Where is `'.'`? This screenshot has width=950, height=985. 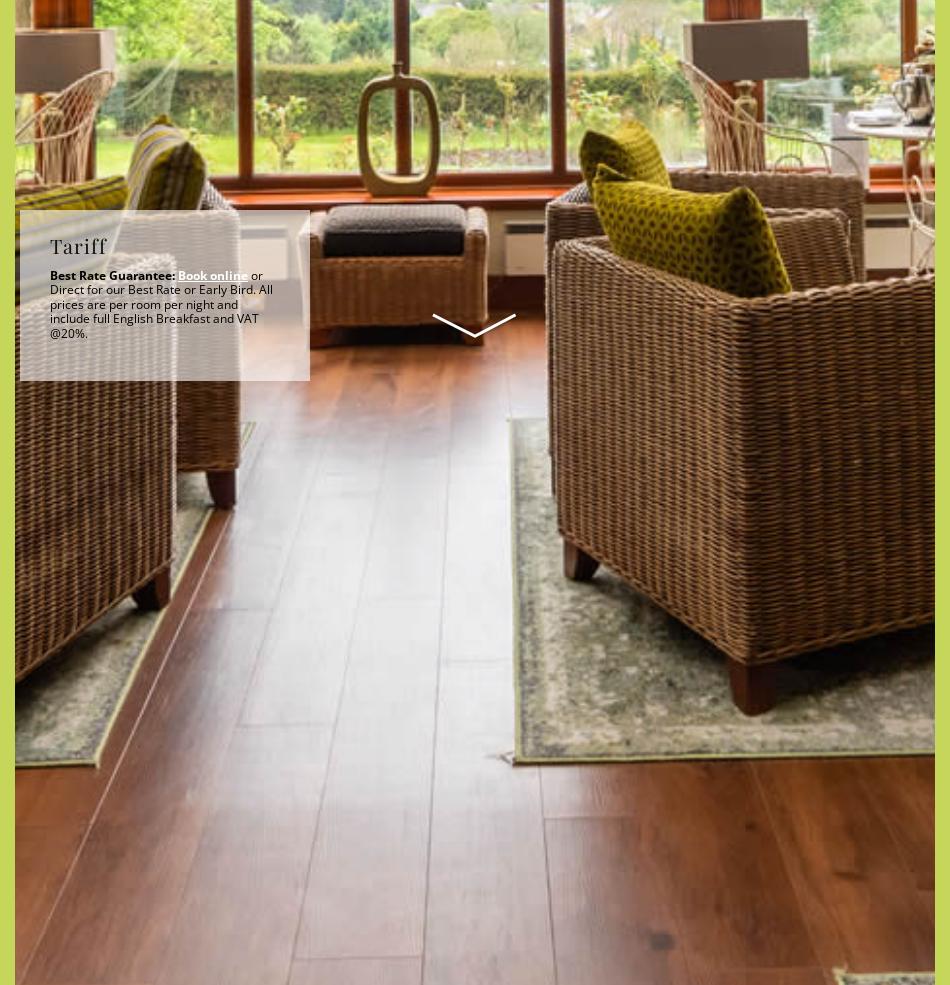
'.' is located at coordinates (382, 723).